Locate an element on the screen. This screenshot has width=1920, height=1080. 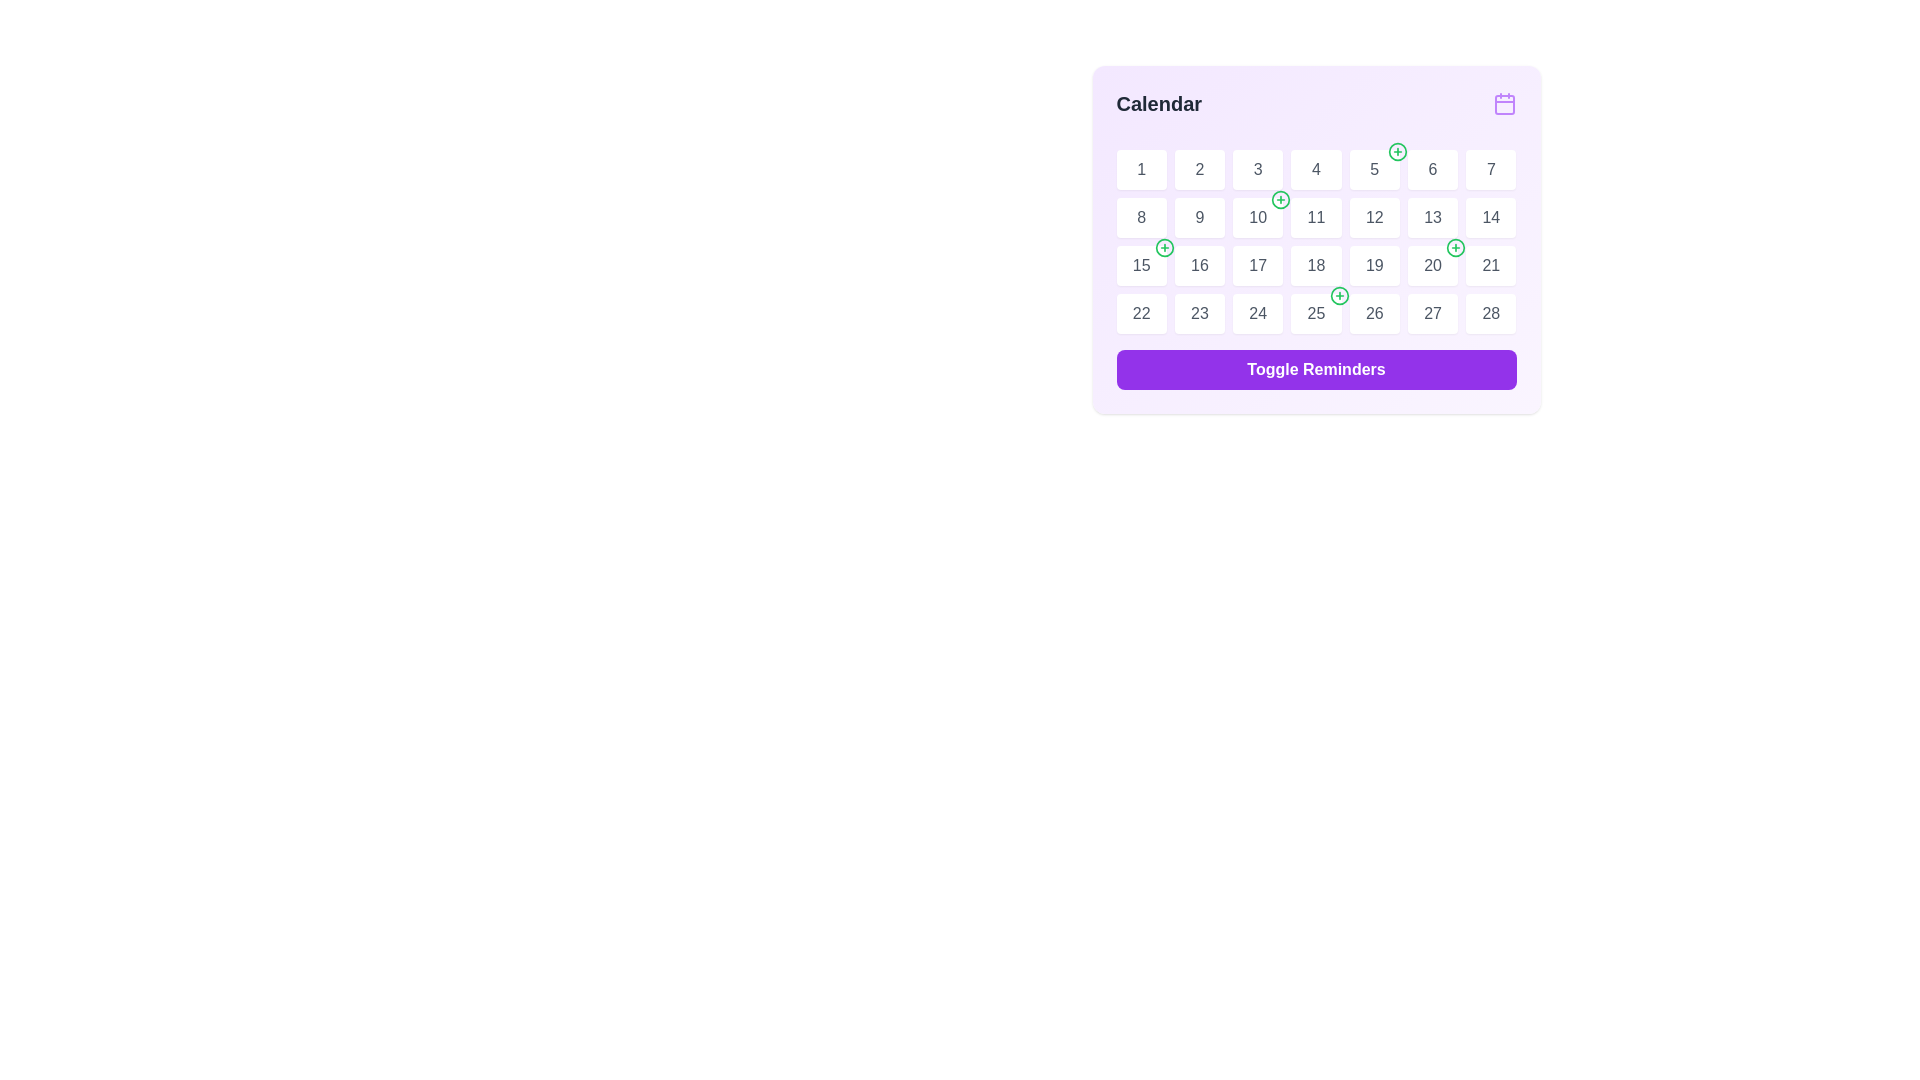
the Text label indicating the date 22 in the calendar is located at coordinates (1141, 313).